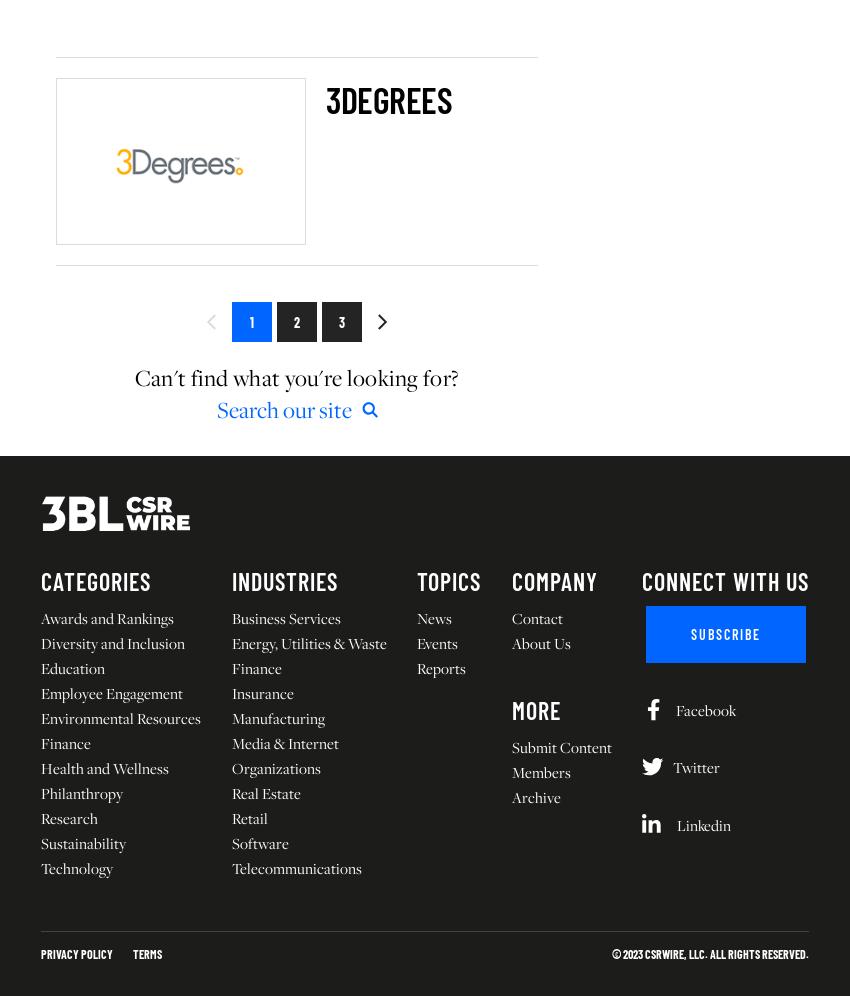  I want to click on 'Archive', so click(534, 795).